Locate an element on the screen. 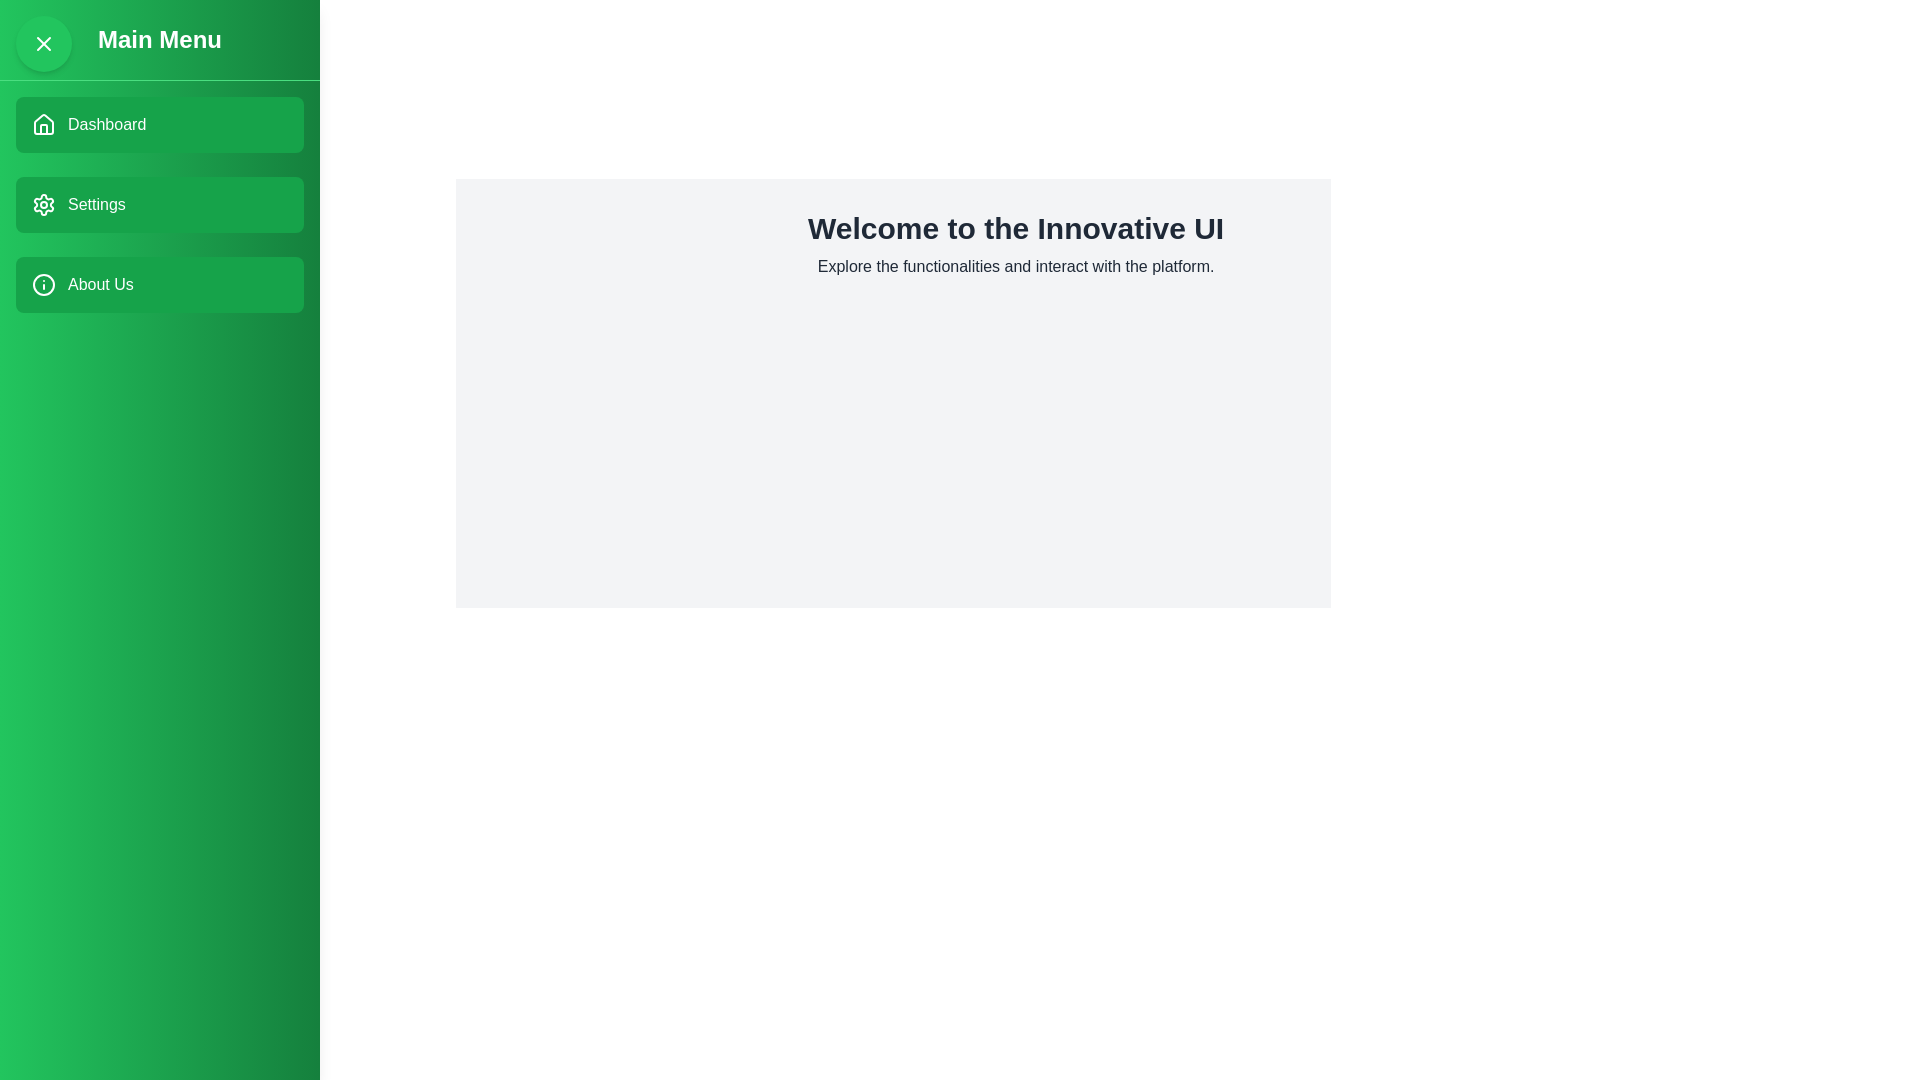 The height and width of the screenshot is (1080, 1920). toggle button to toggle the drawer is located at coordinates (43, 43).